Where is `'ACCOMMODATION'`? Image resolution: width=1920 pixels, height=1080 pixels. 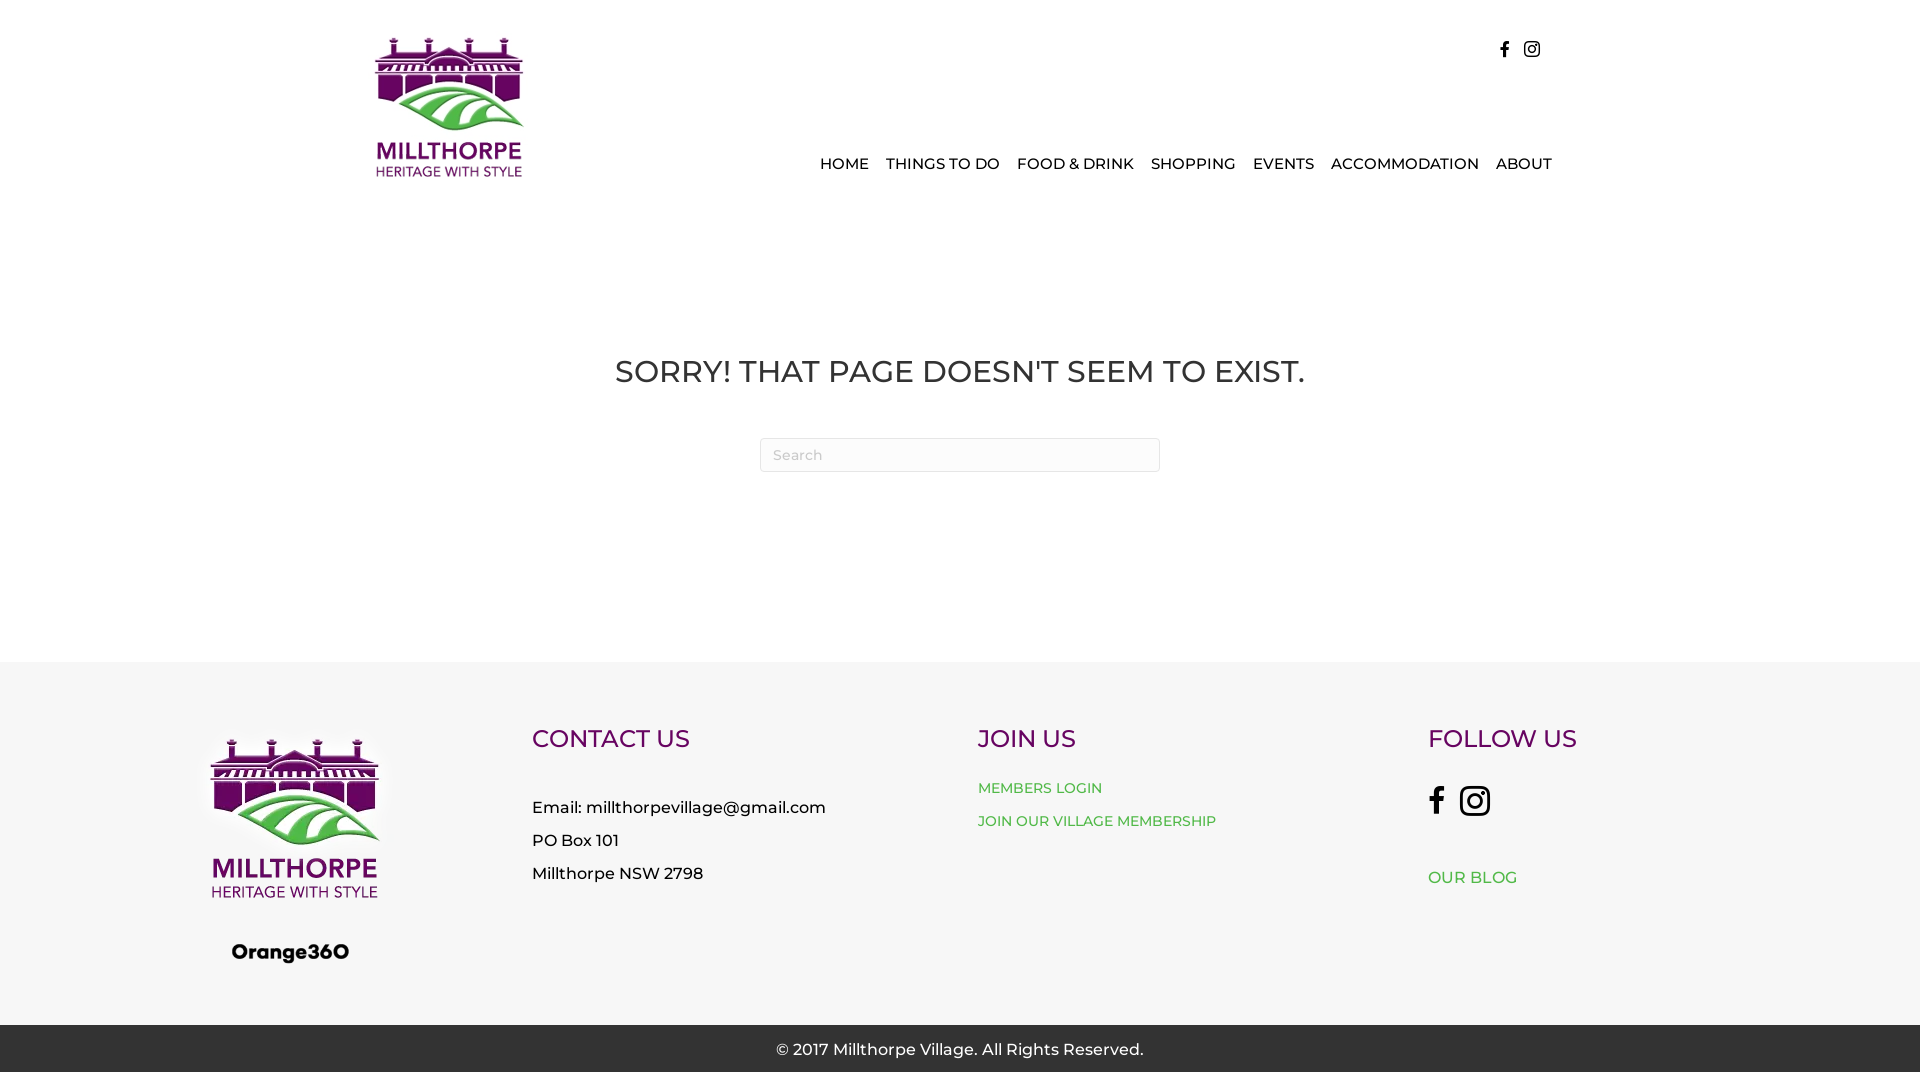 'ACCOMMODATION' is located at coordinates (1404, 162).